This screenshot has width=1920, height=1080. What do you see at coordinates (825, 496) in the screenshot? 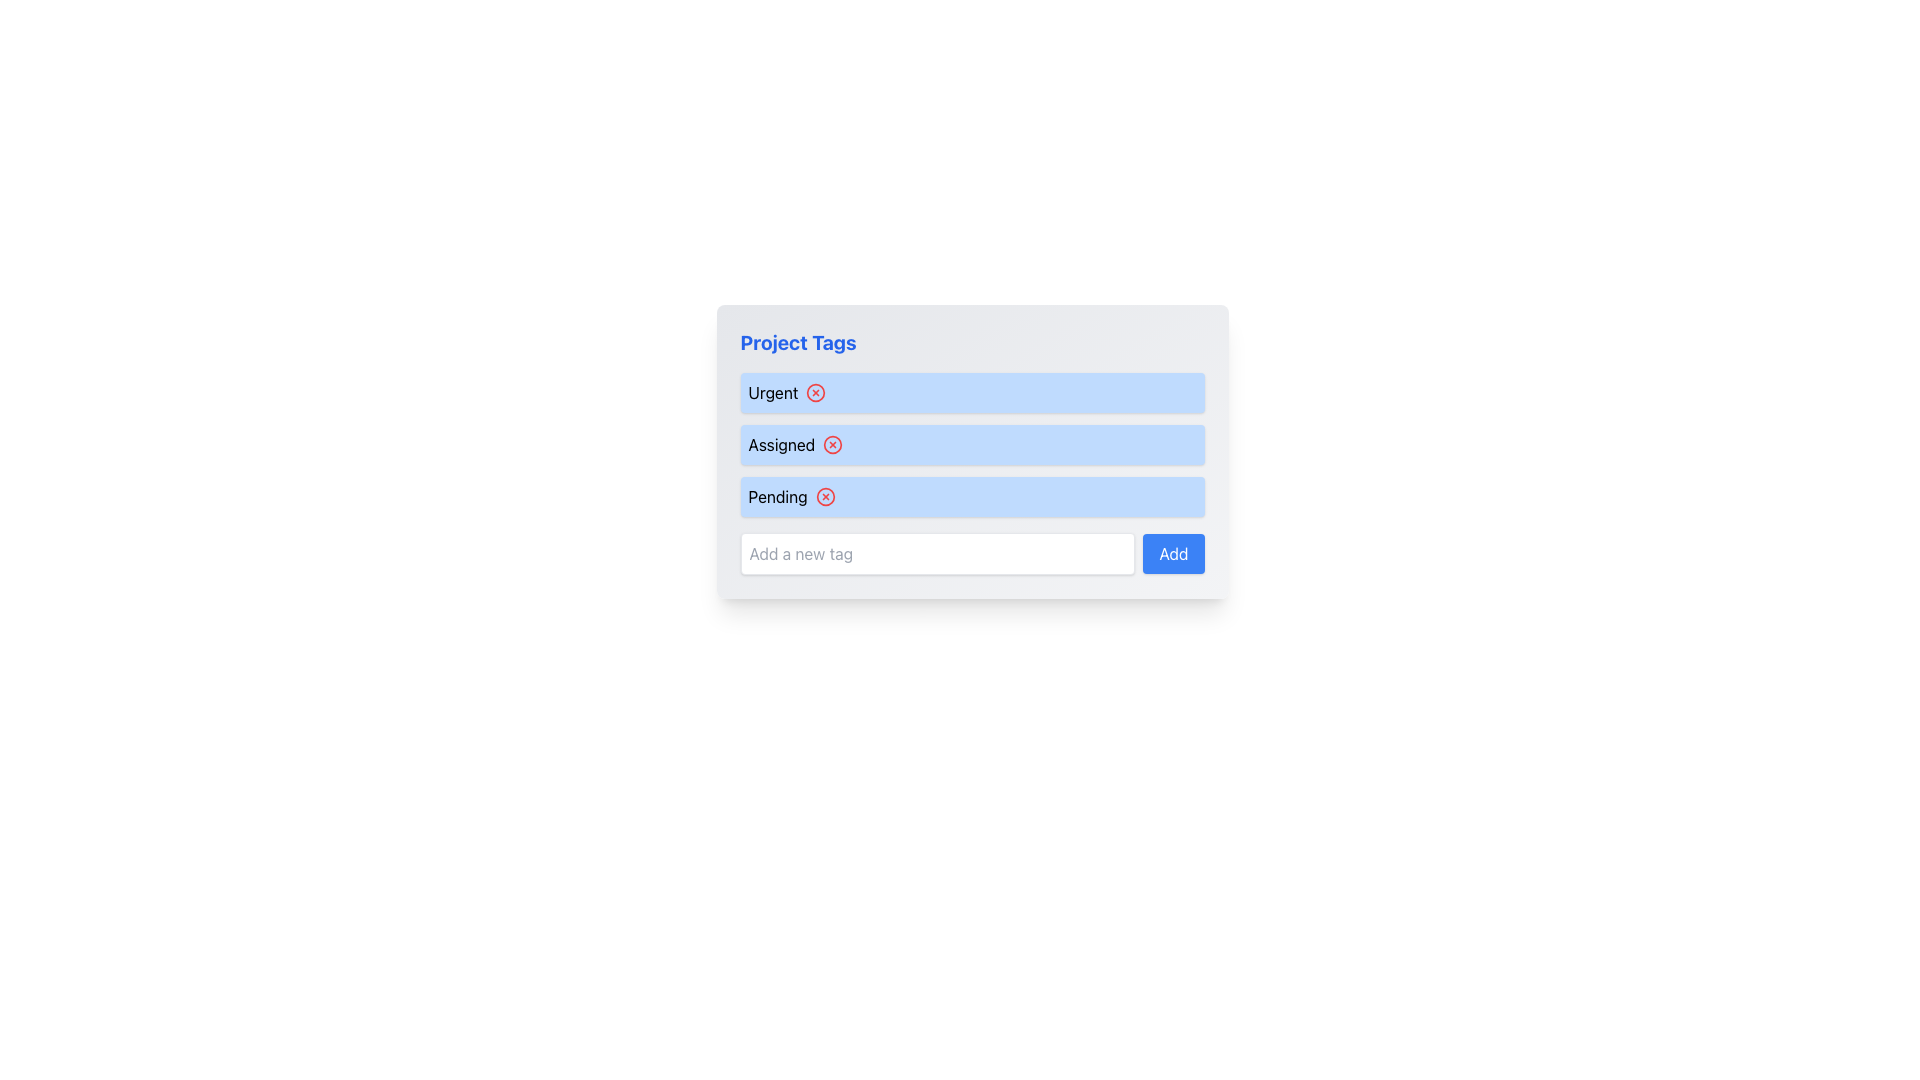
I see `the delete button located in the third row of the list under the header 'Project Tags', aligned to the right of the text 'Pending'` at bounding box center [825, 496].